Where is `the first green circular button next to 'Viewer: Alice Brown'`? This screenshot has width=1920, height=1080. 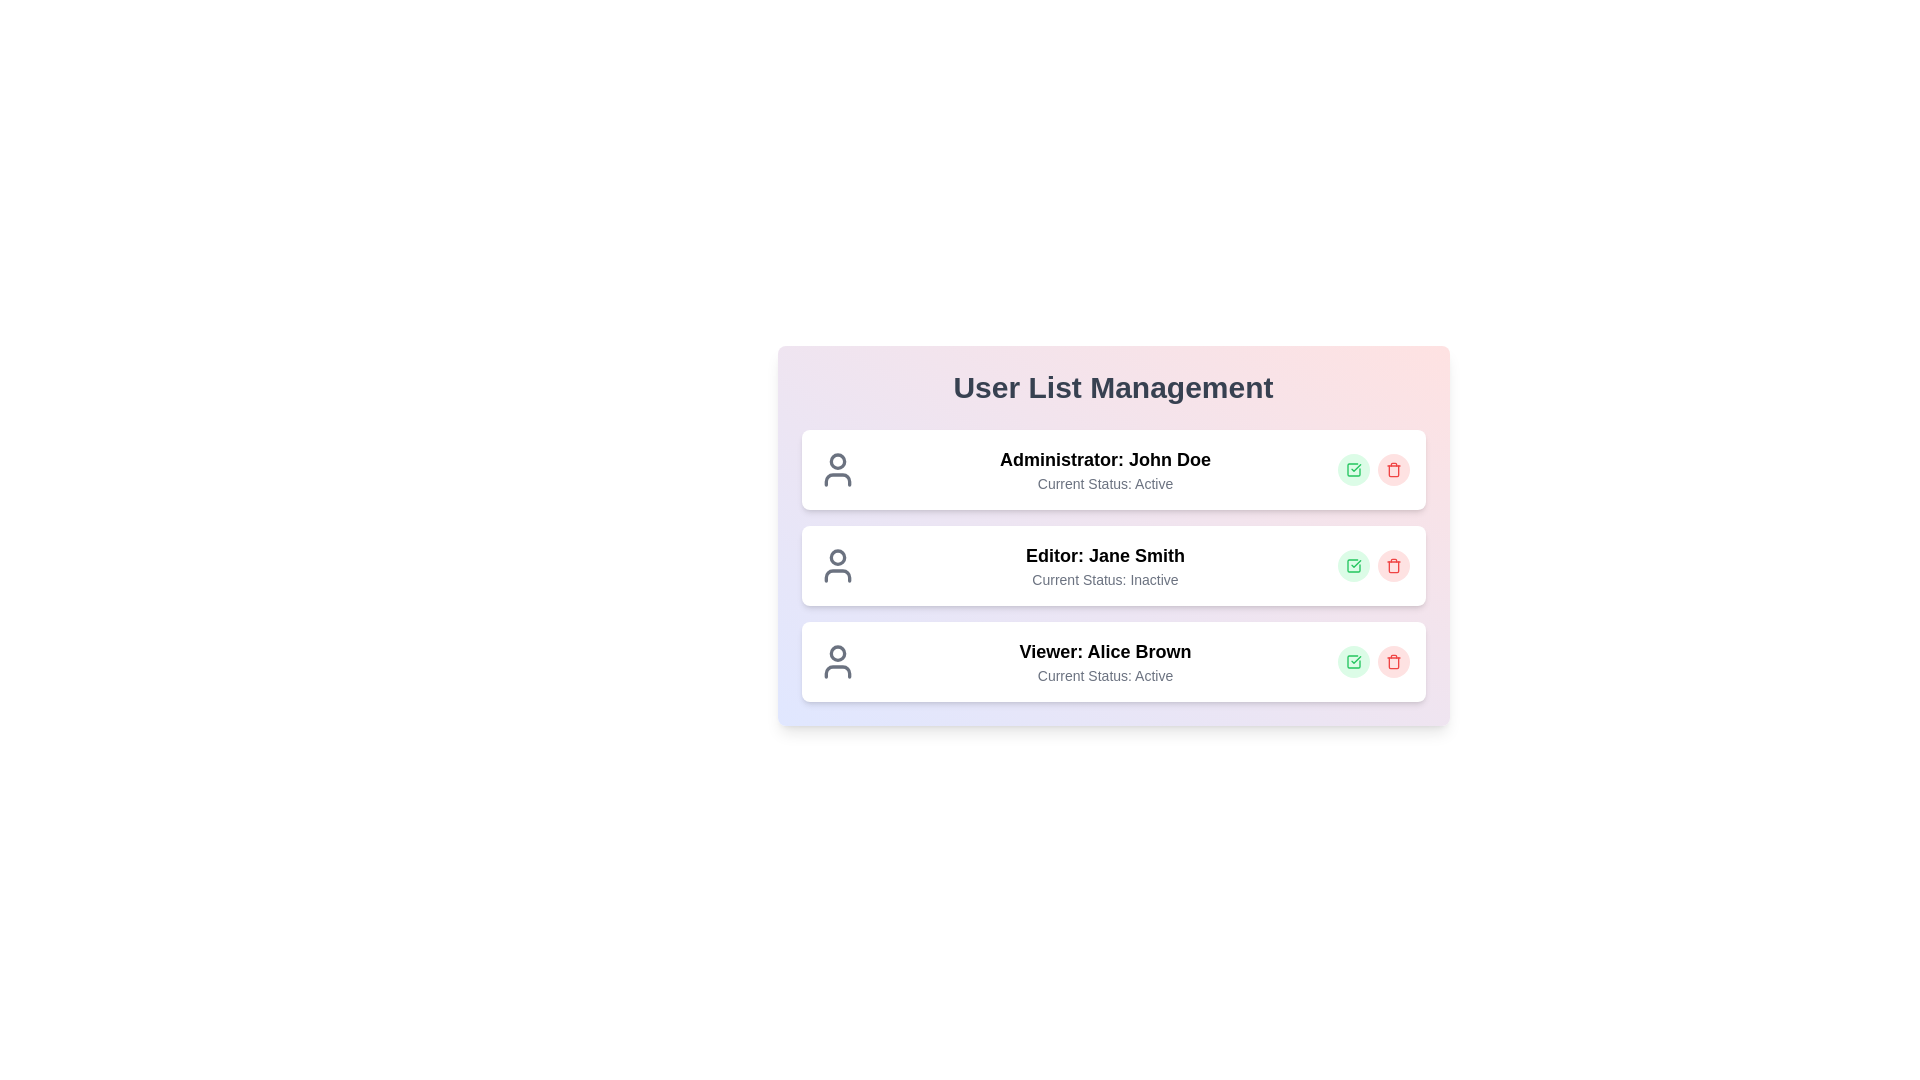
the first green circular button next to 'Viewer: Alice Brown' is located at coordinates (1353, 662).